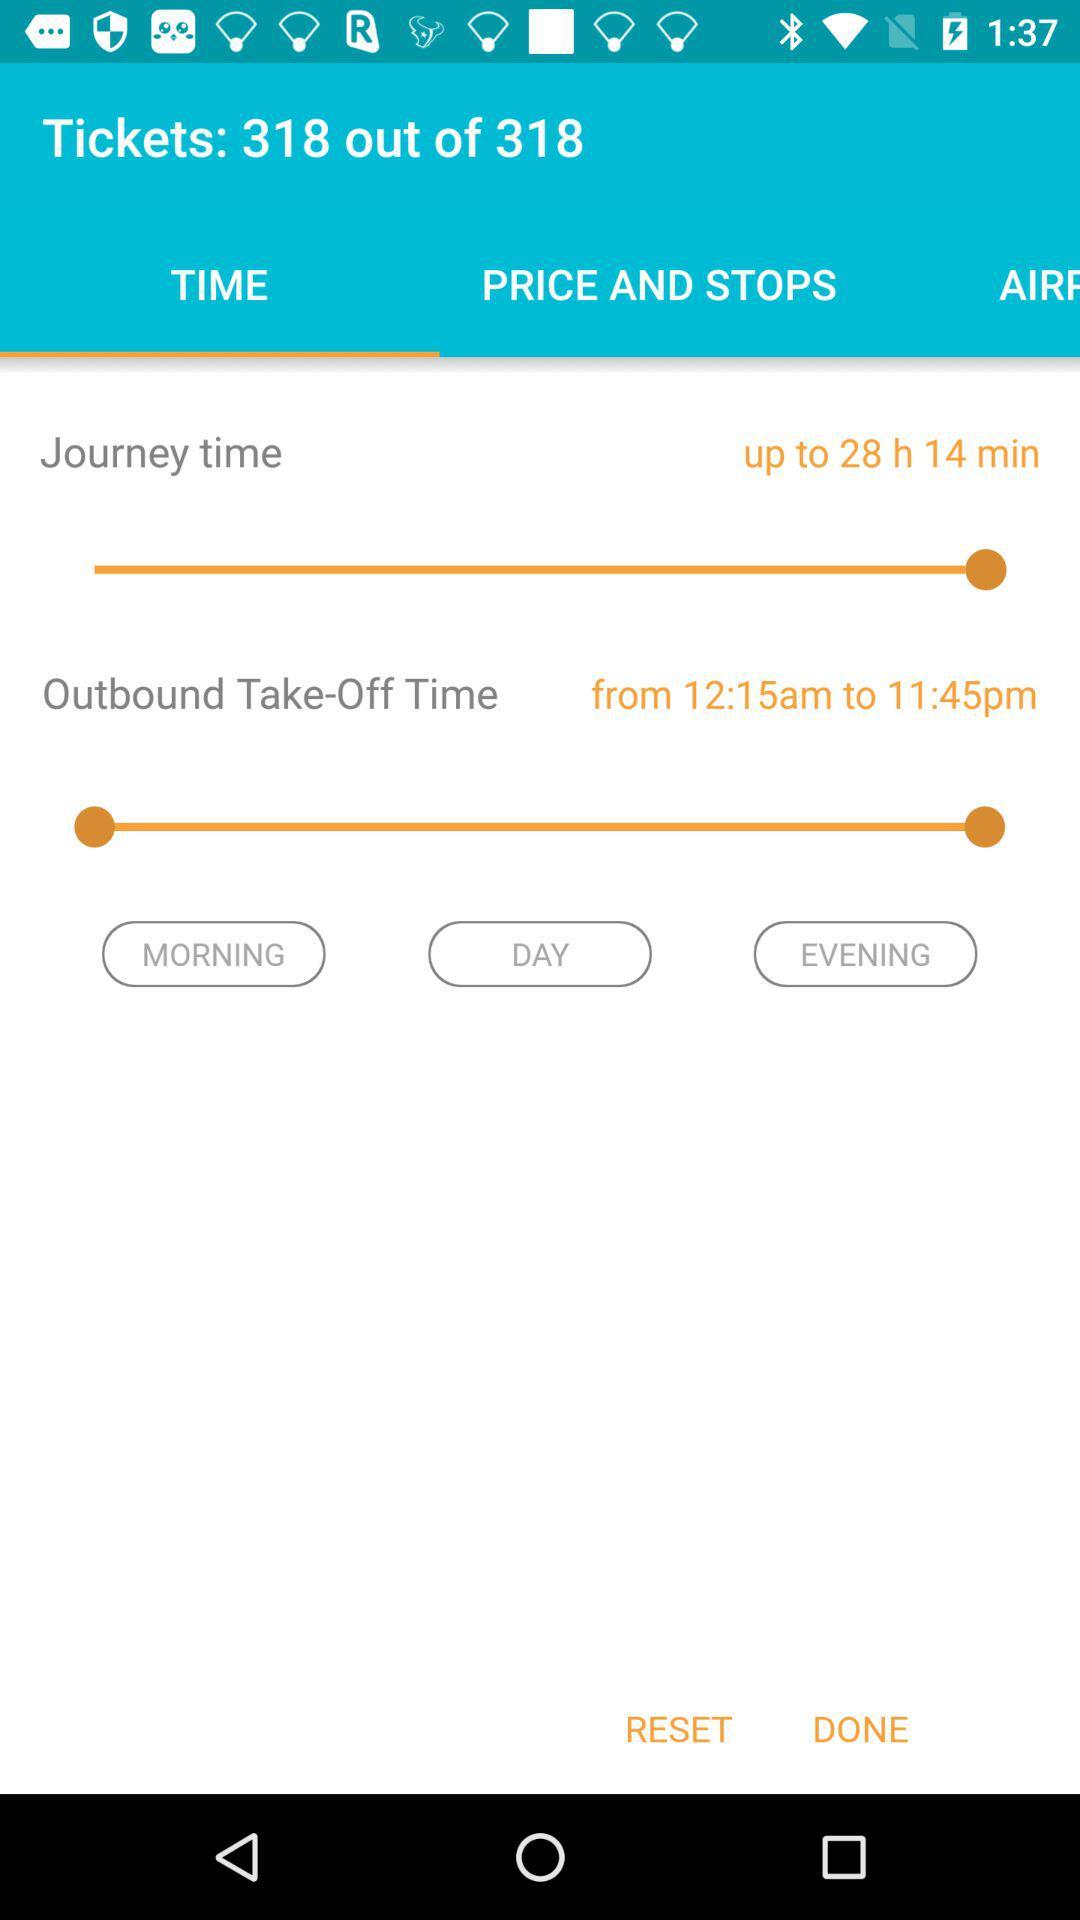 Image resolution: width=1080 pixels, height=1920 pixels. I want to click on item next to the morning item, so click(540, 953).